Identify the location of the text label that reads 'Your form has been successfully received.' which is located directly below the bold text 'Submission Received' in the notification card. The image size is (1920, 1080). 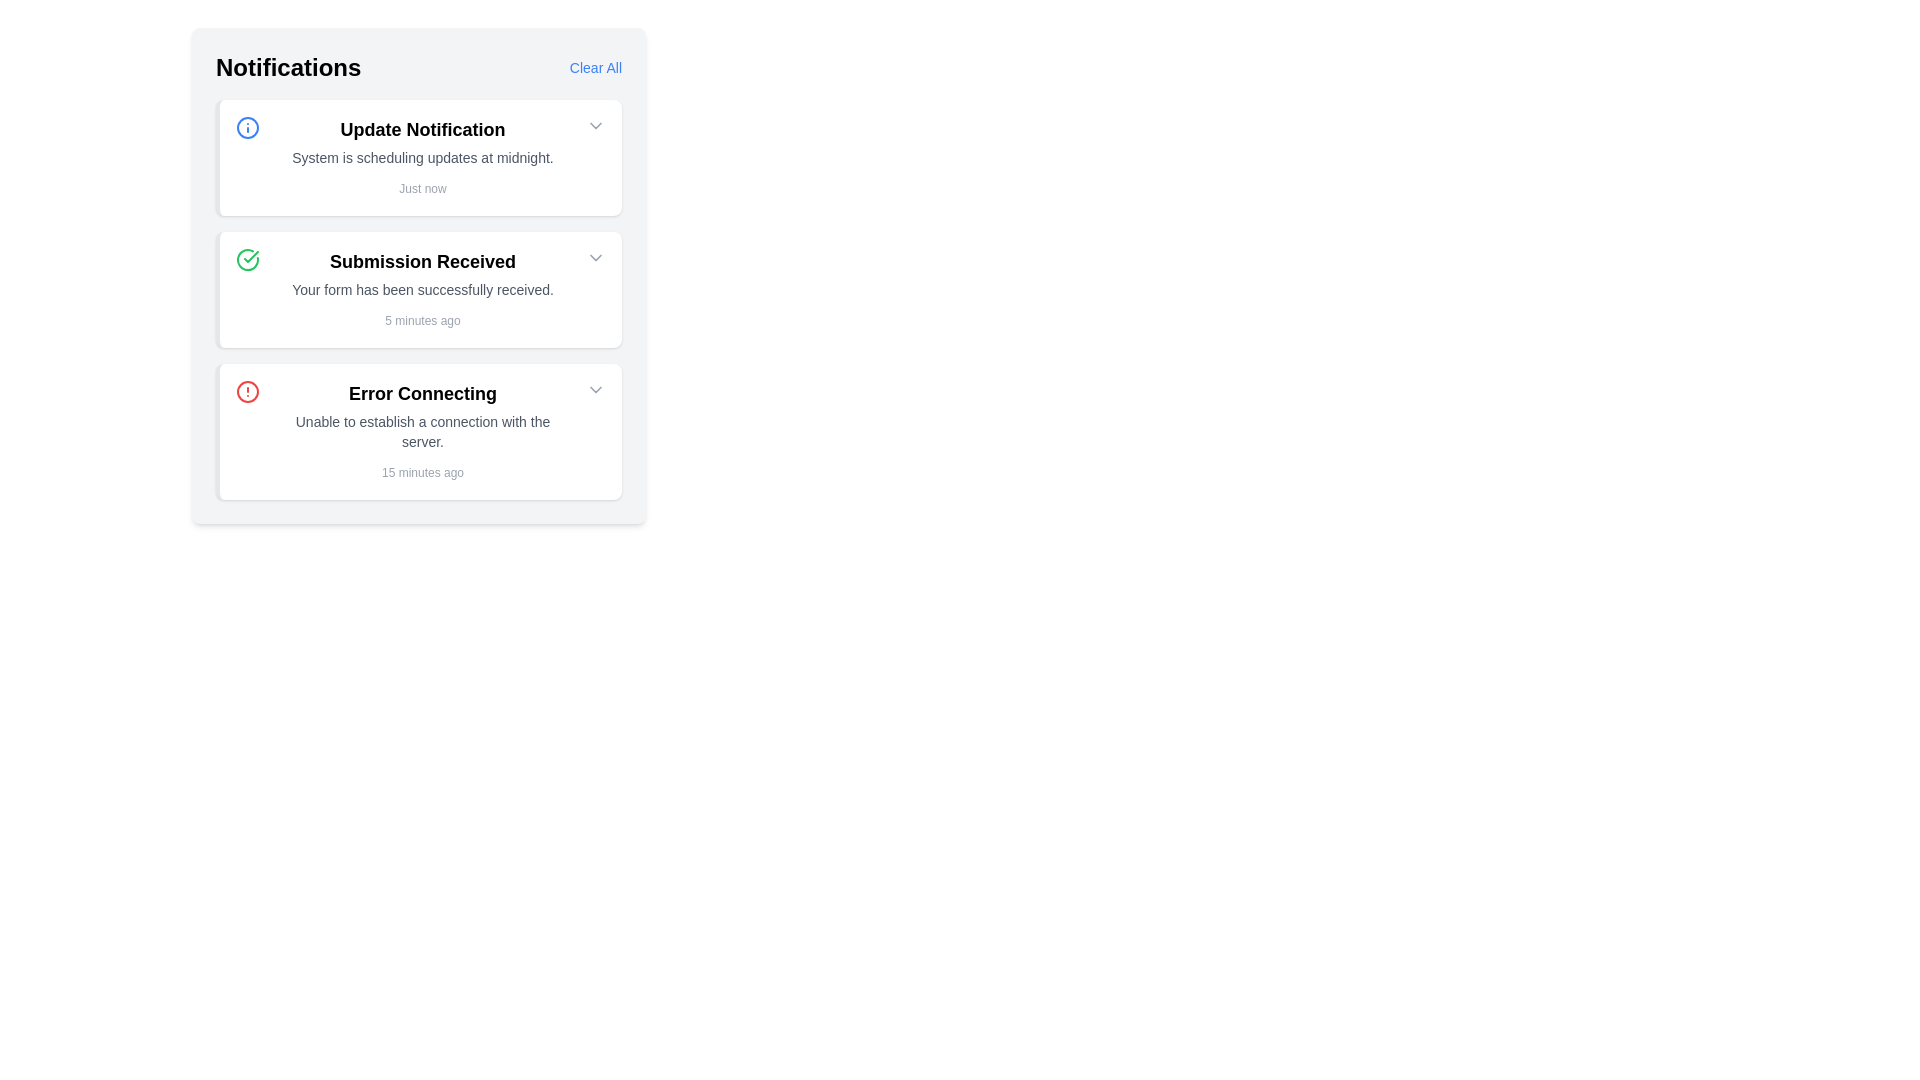
(421, 289).